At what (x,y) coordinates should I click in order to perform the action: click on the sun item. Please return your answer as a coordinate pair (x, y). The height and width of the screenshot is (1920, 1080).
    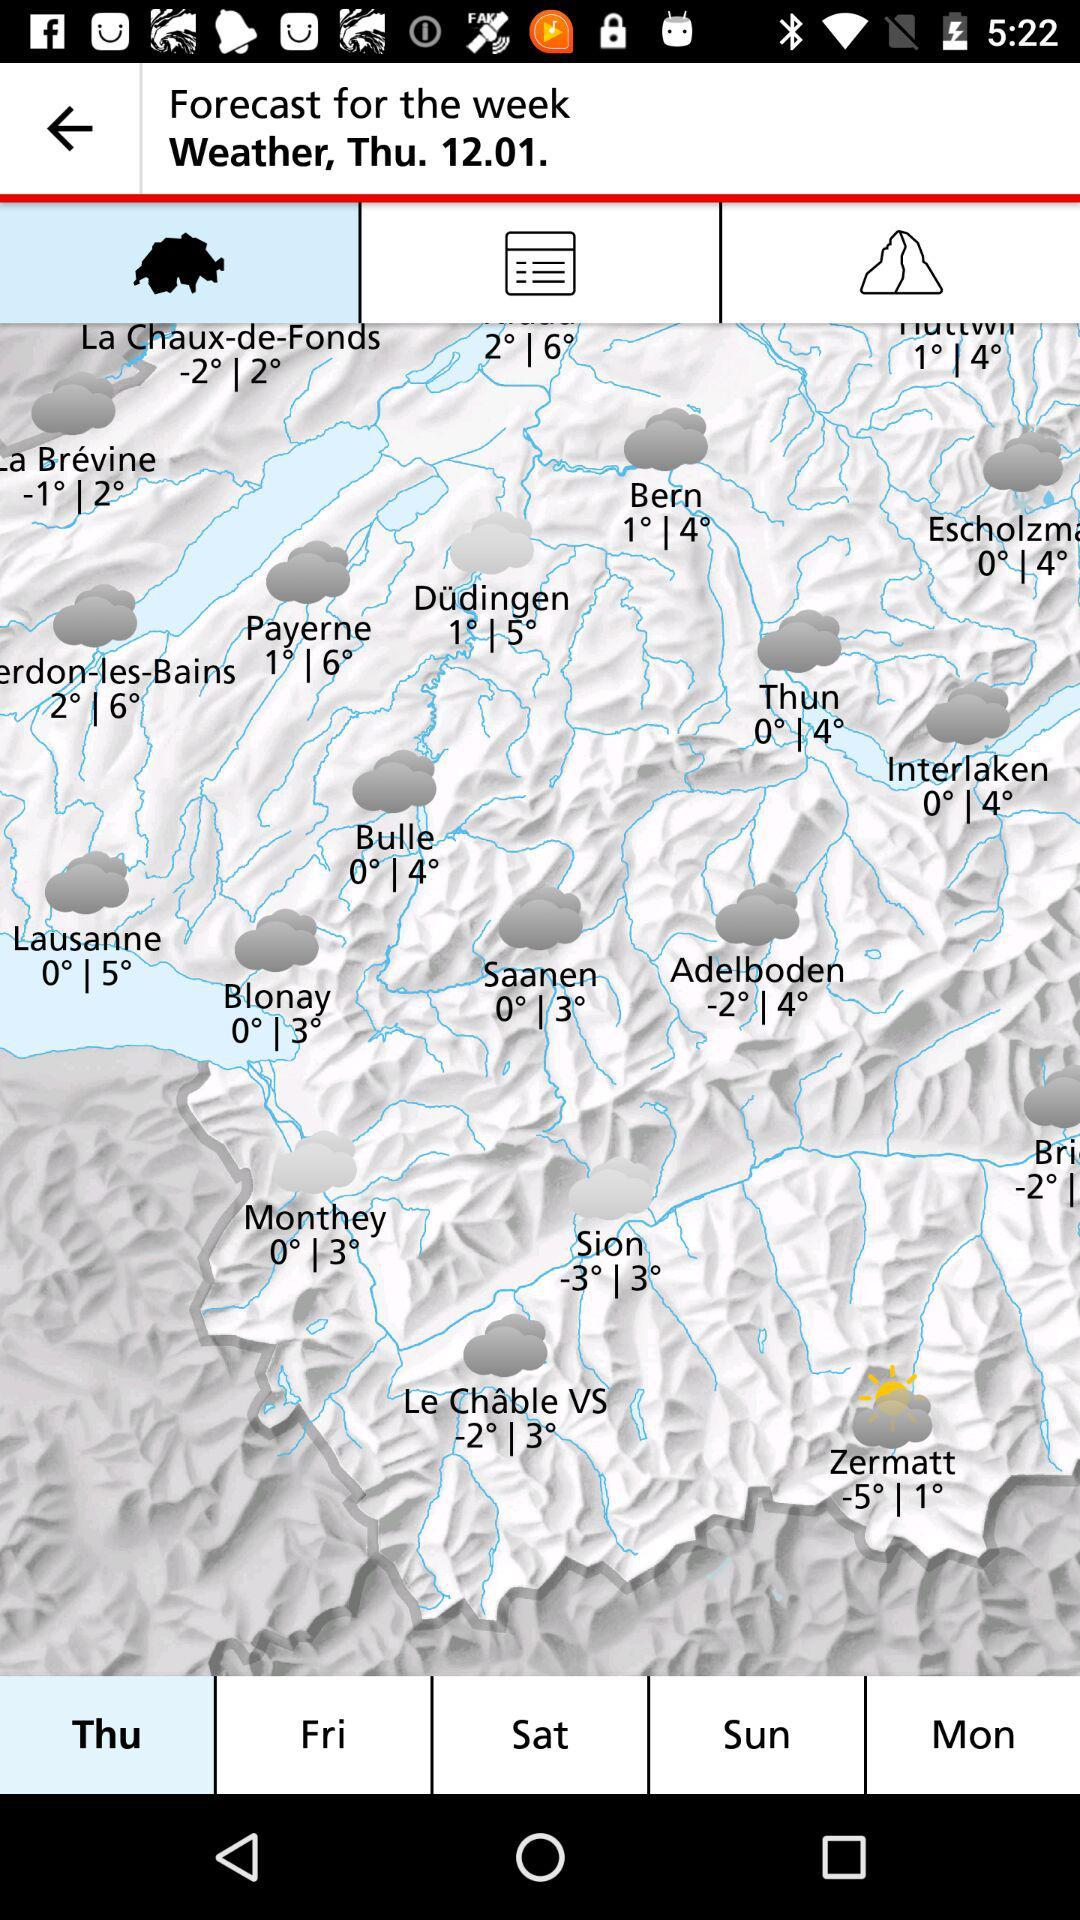
    Looking at the image, I should click on (757, 1734).